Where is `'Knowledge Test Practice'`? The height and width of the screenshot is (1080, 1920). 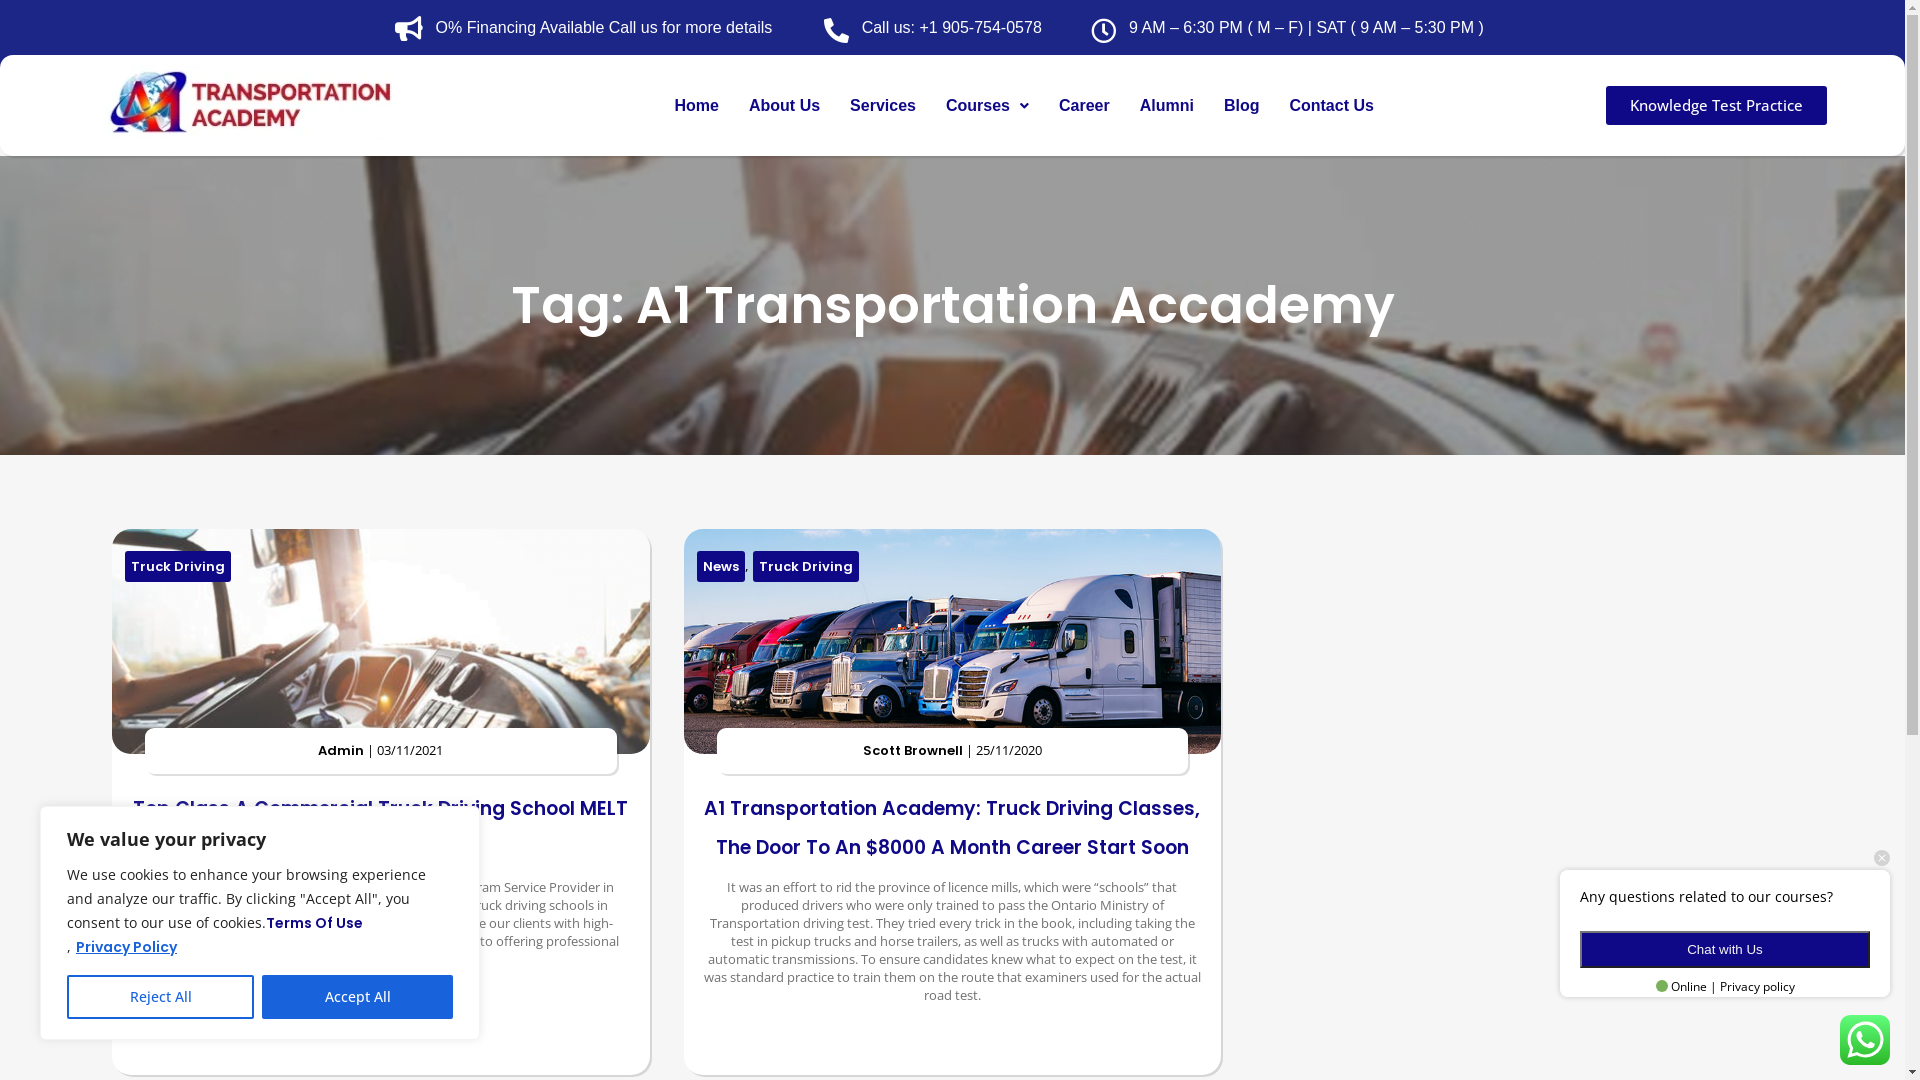 'Knowledge Test Practice' is located at coordinates (1715, 105).